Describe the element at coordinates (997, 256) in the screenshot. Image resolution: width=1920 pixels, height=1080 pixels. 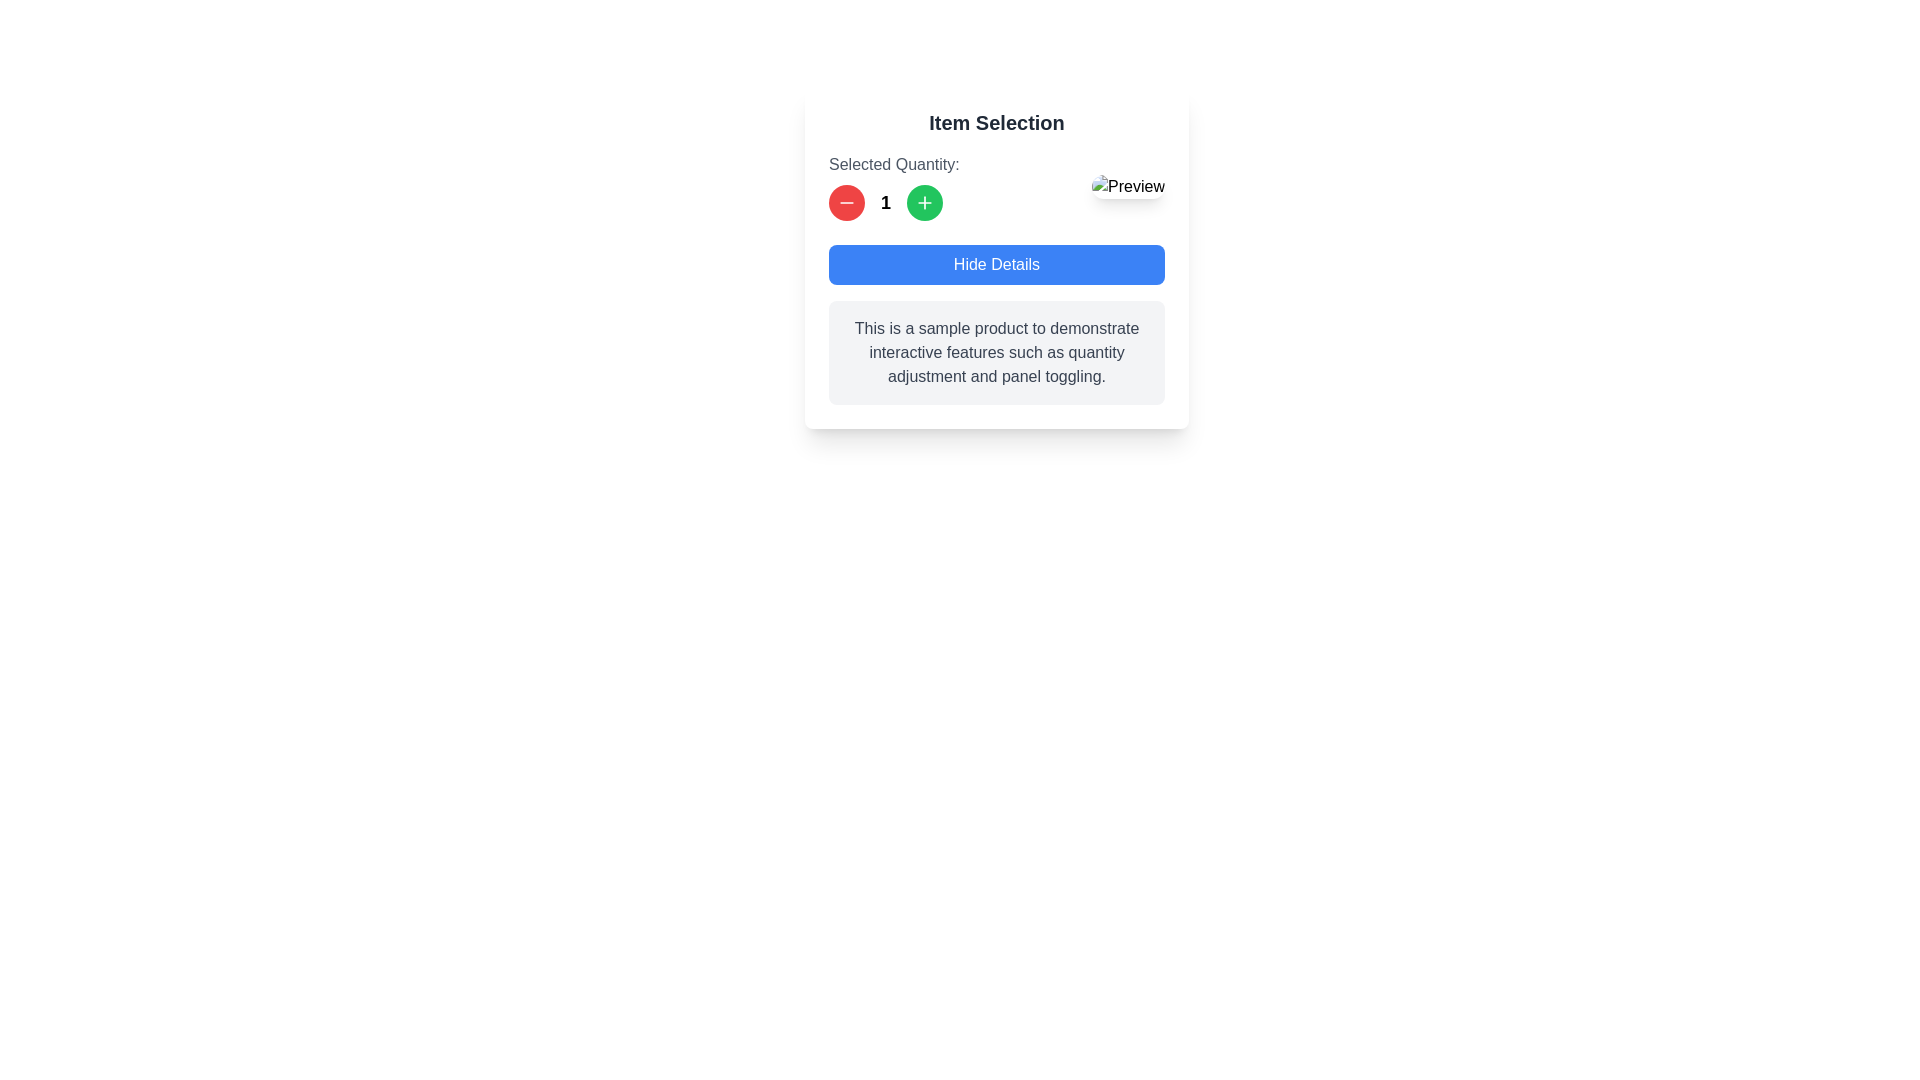
I see `the blue rectangular button labeled 'Hide Details'` at that location.